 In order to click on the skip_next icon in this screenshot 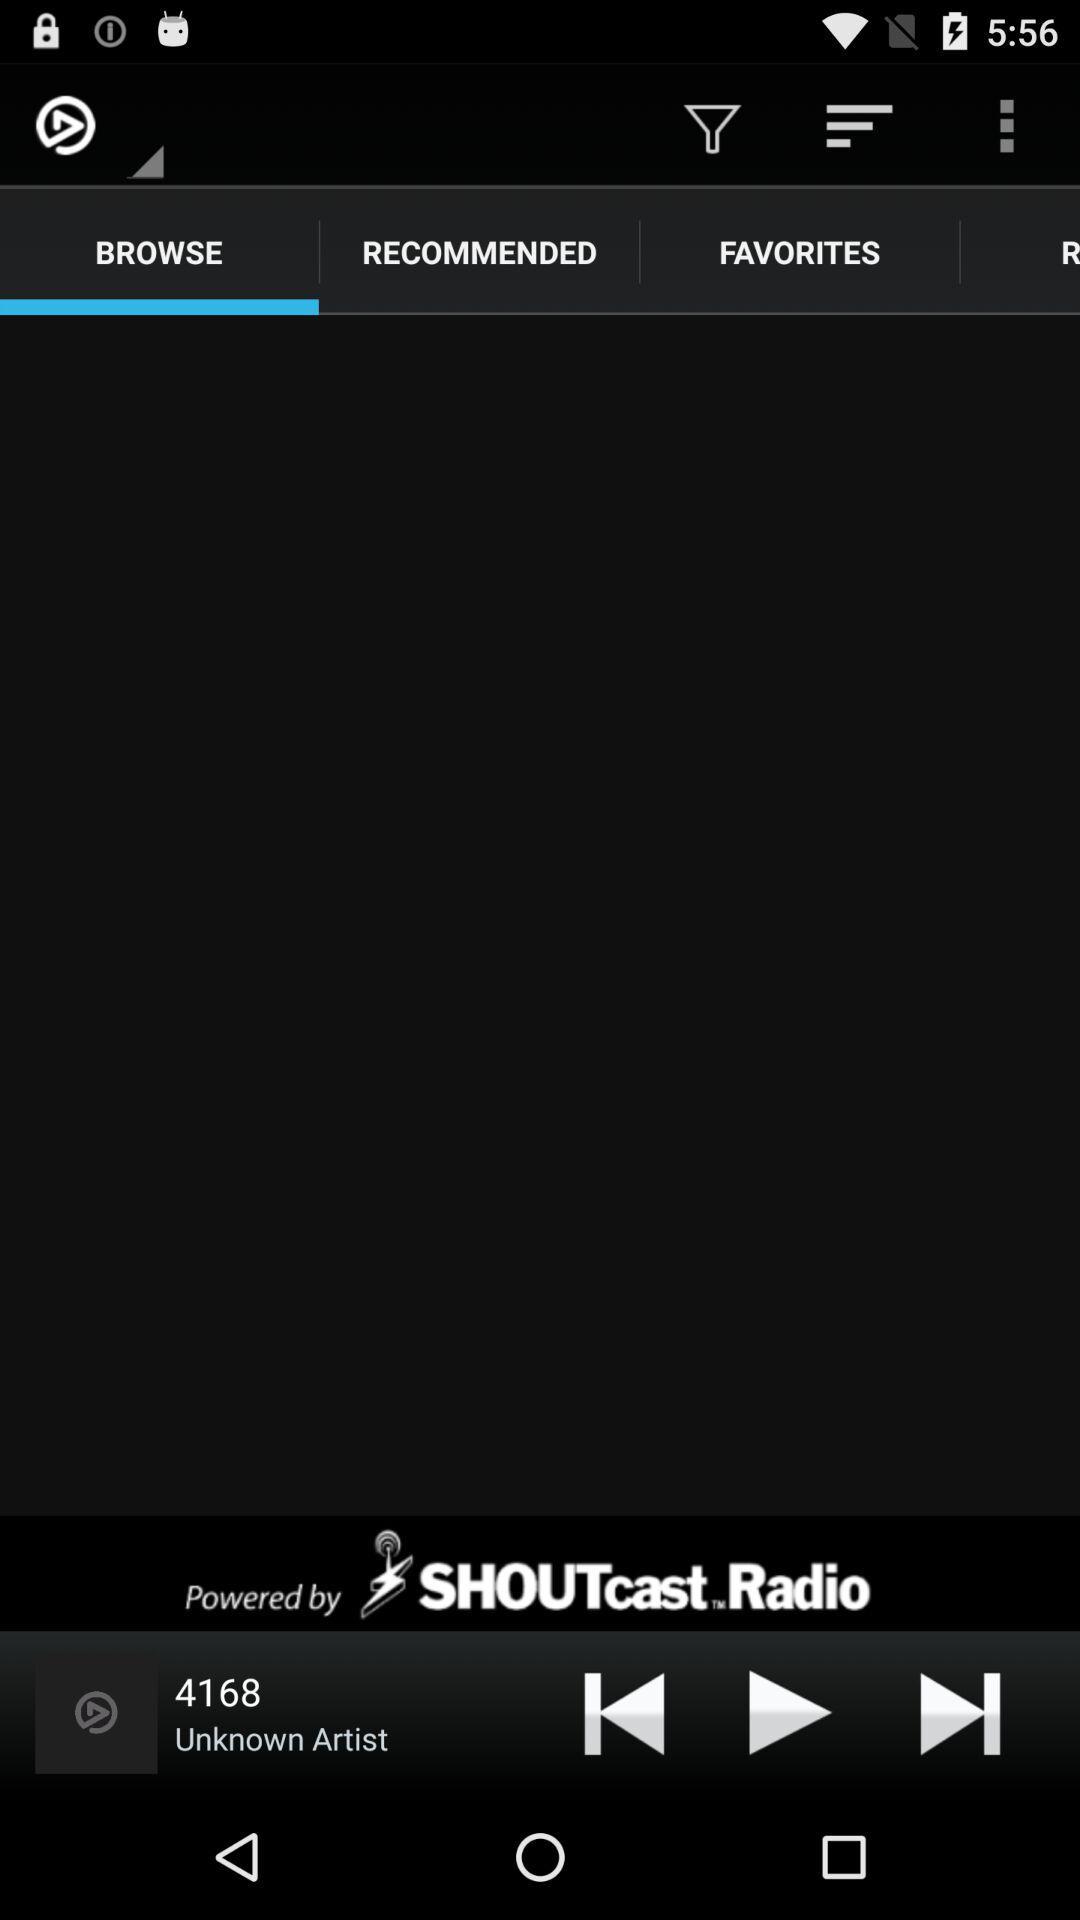, I will do `click(959, 1832)`.